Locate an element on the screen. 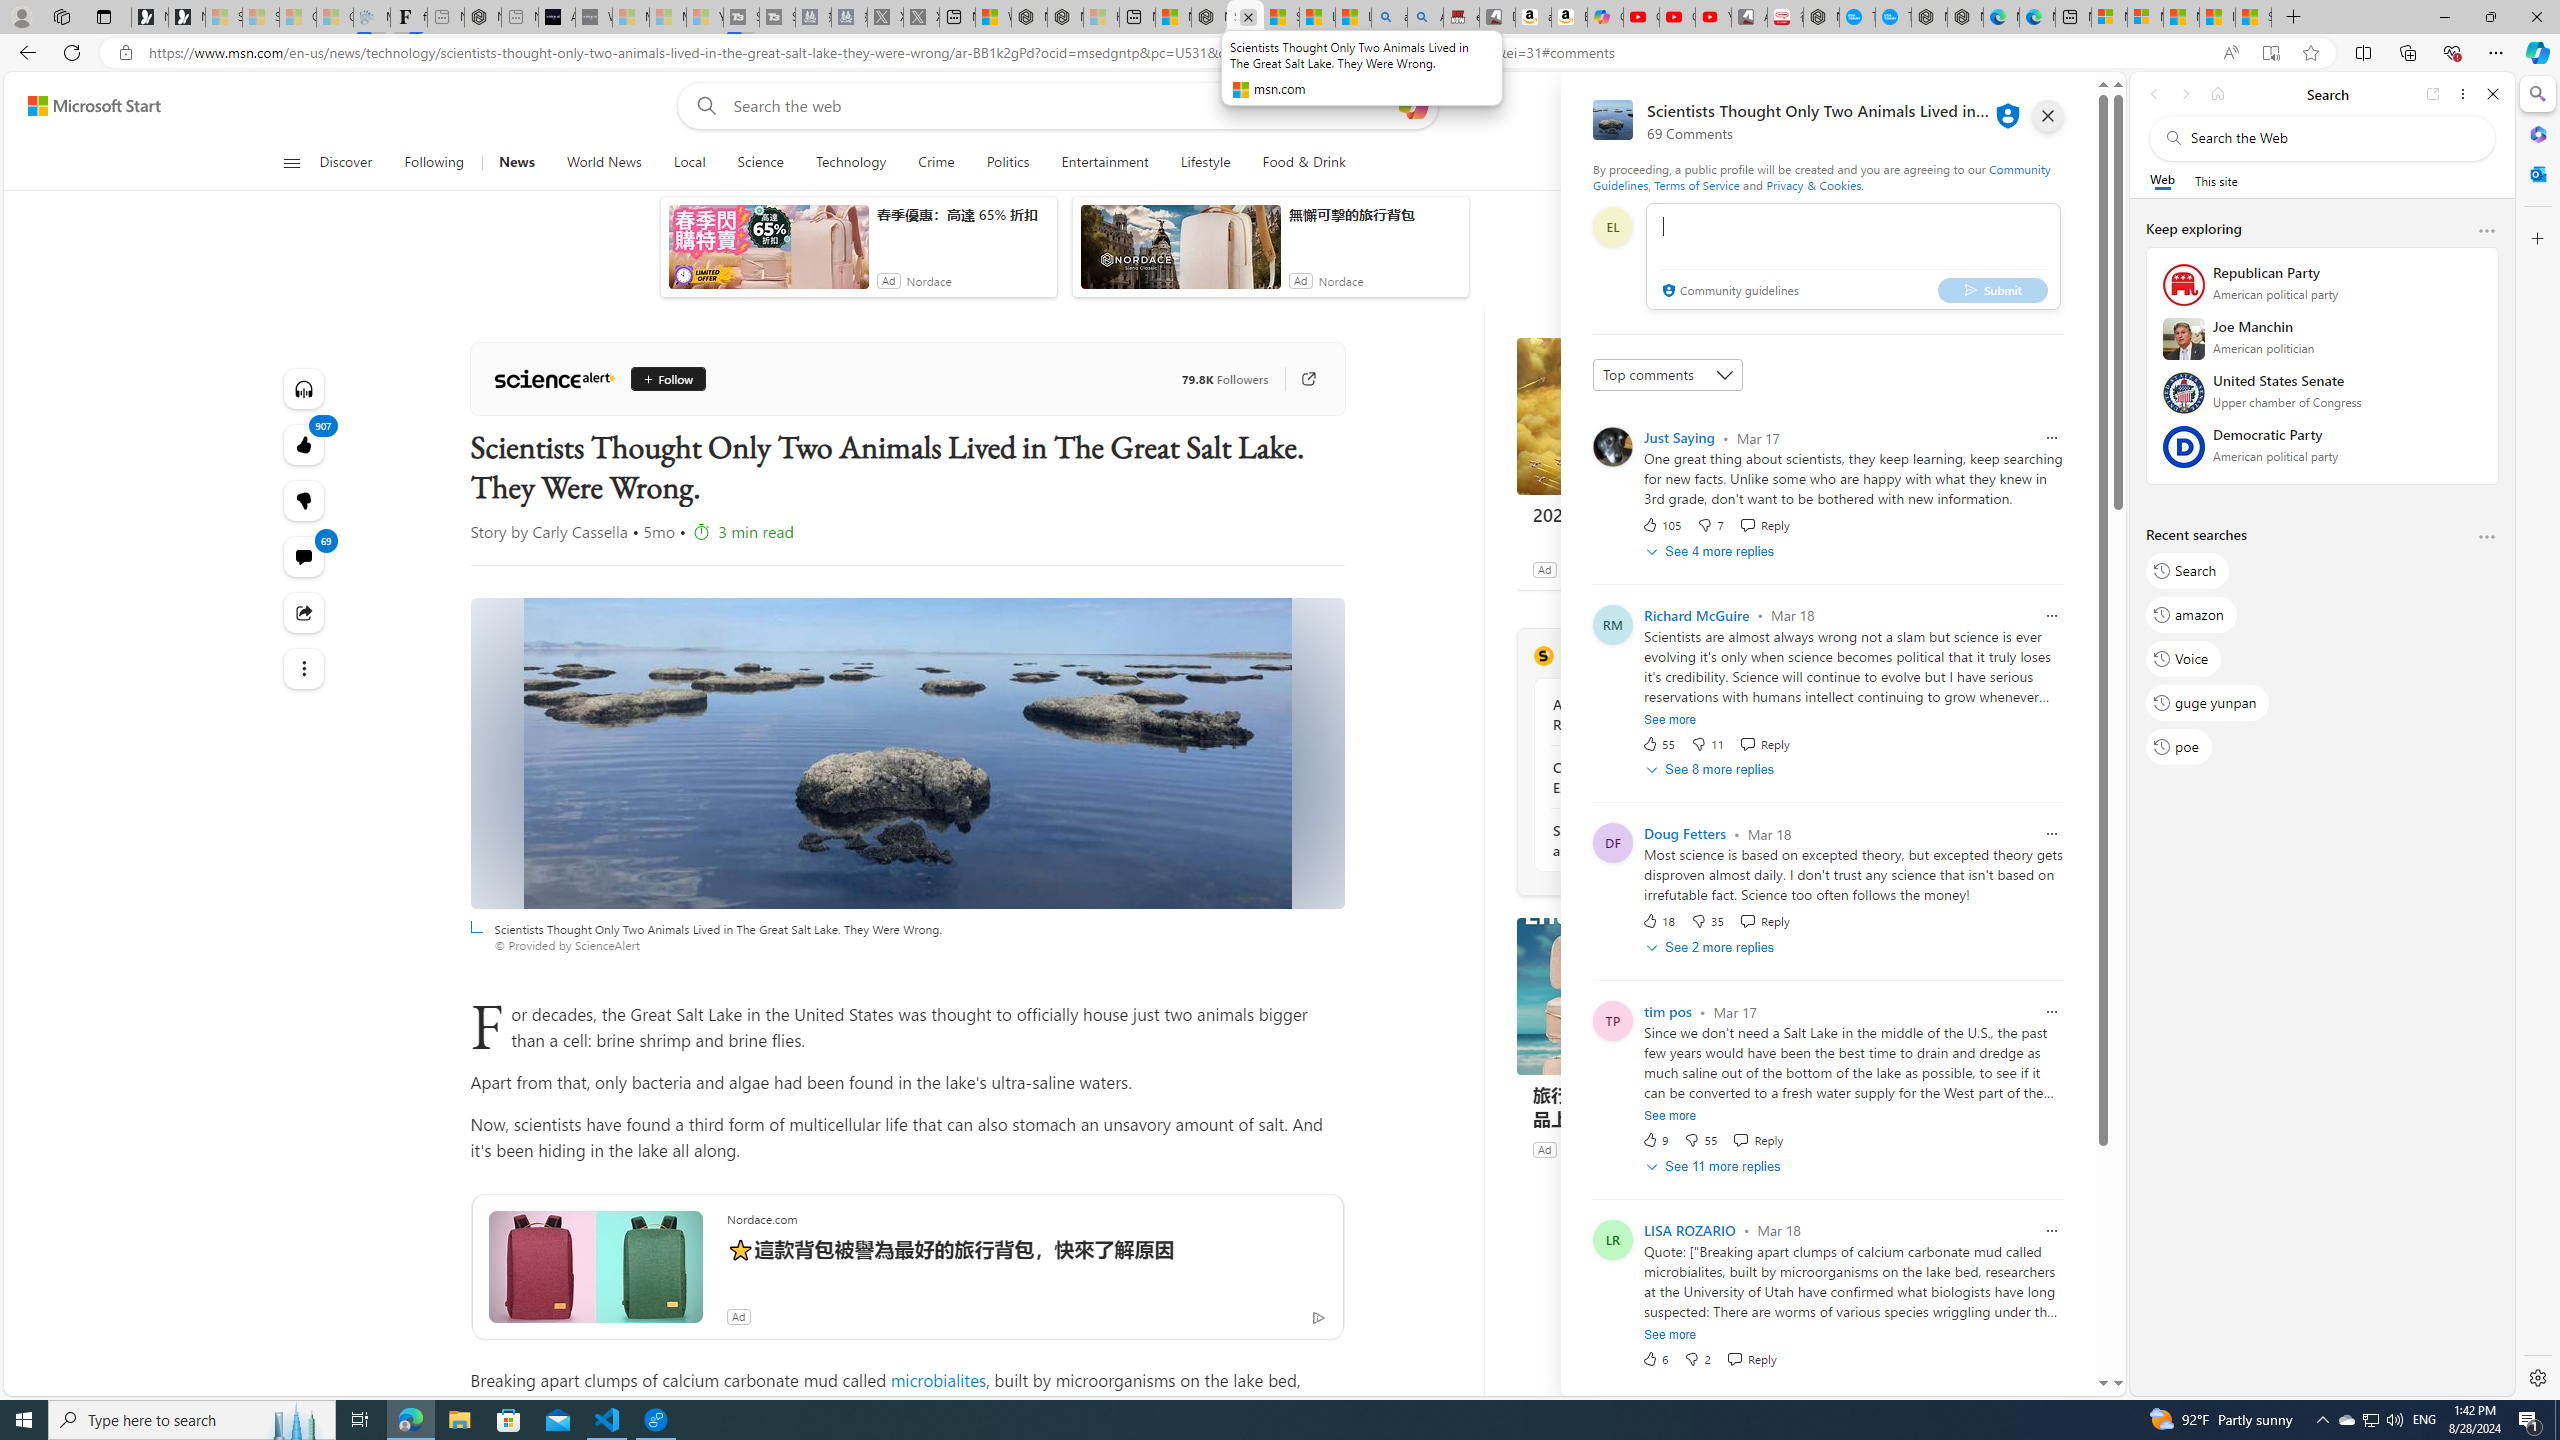 The height and width of the screenshot is (1440, 2560). 'Settings' is located at coordinates (2535, 1376).